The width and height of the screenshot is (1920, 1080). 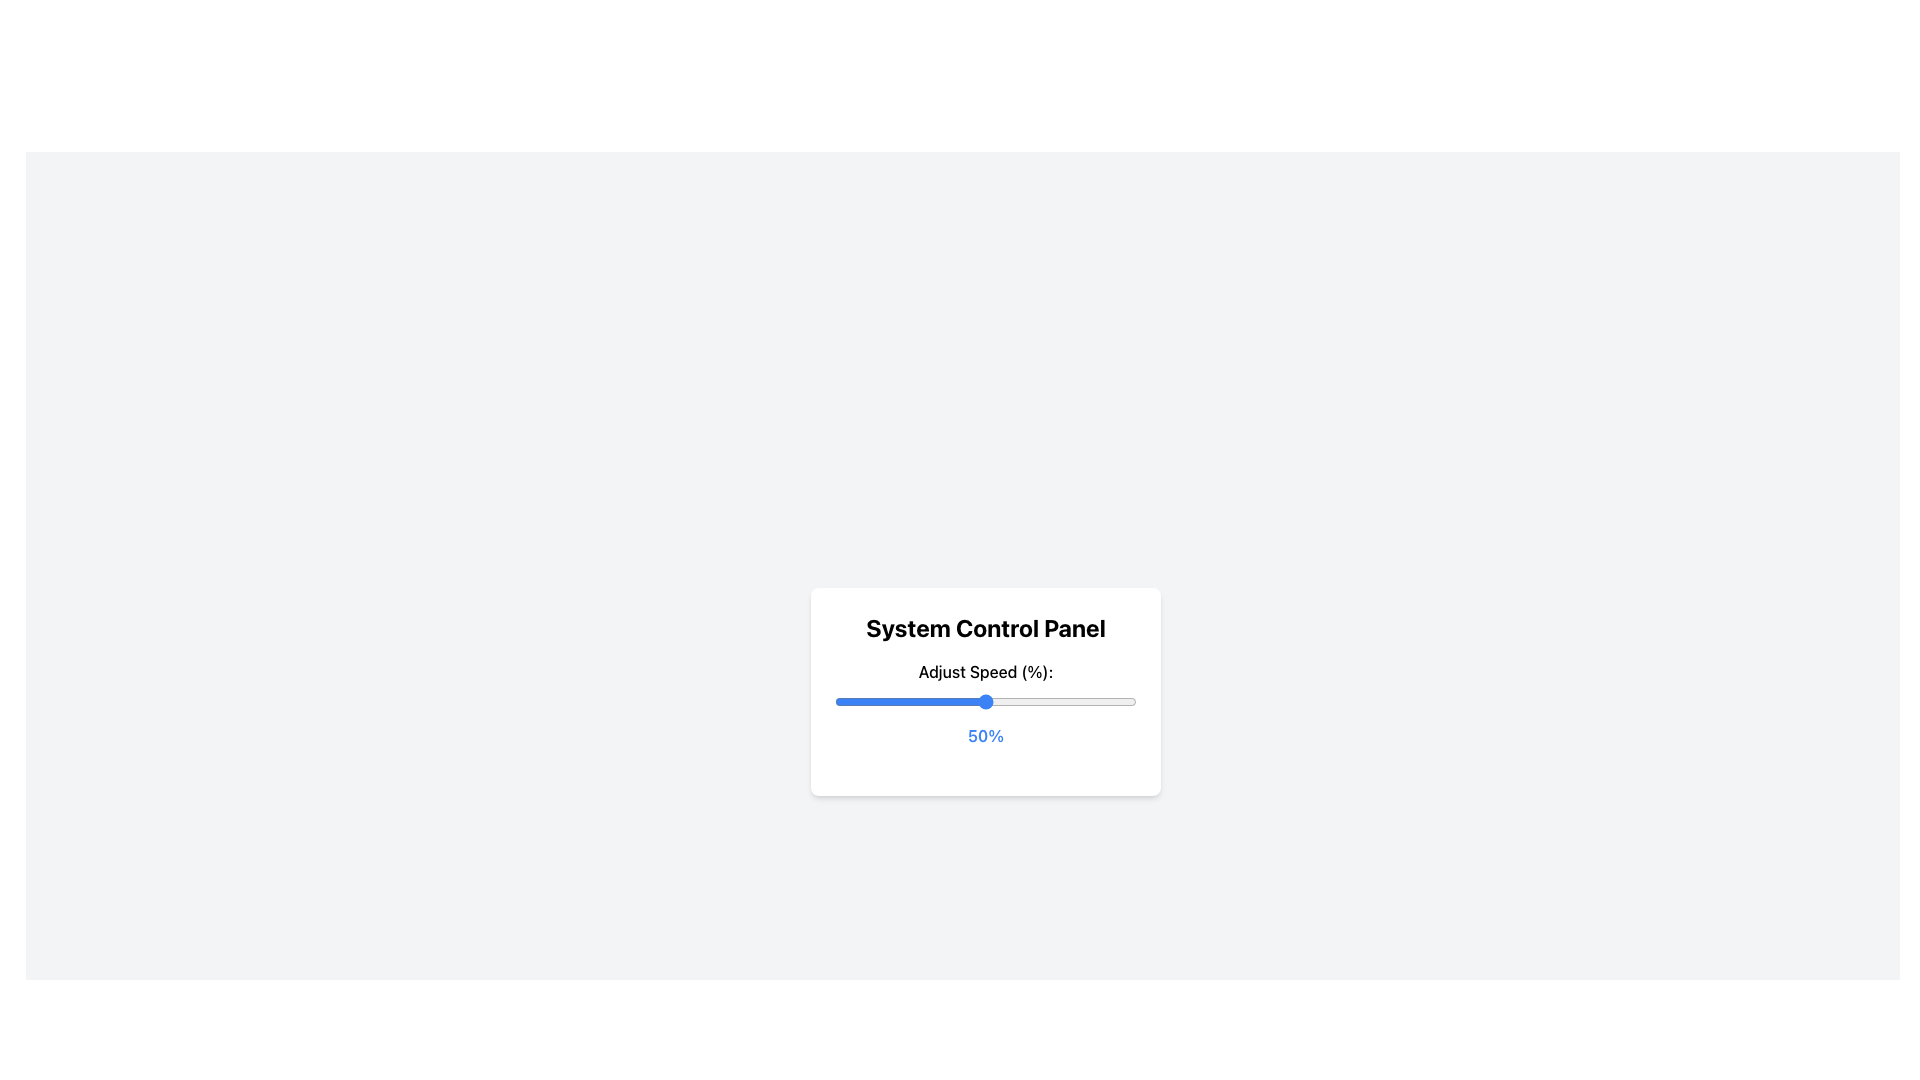 I want to click on the text label reading '50%' which is styled with a blue color and bold font, located directly below the range slider in the central section of the modal window labeled 'System Control Panel', so click(x=985, y=736).